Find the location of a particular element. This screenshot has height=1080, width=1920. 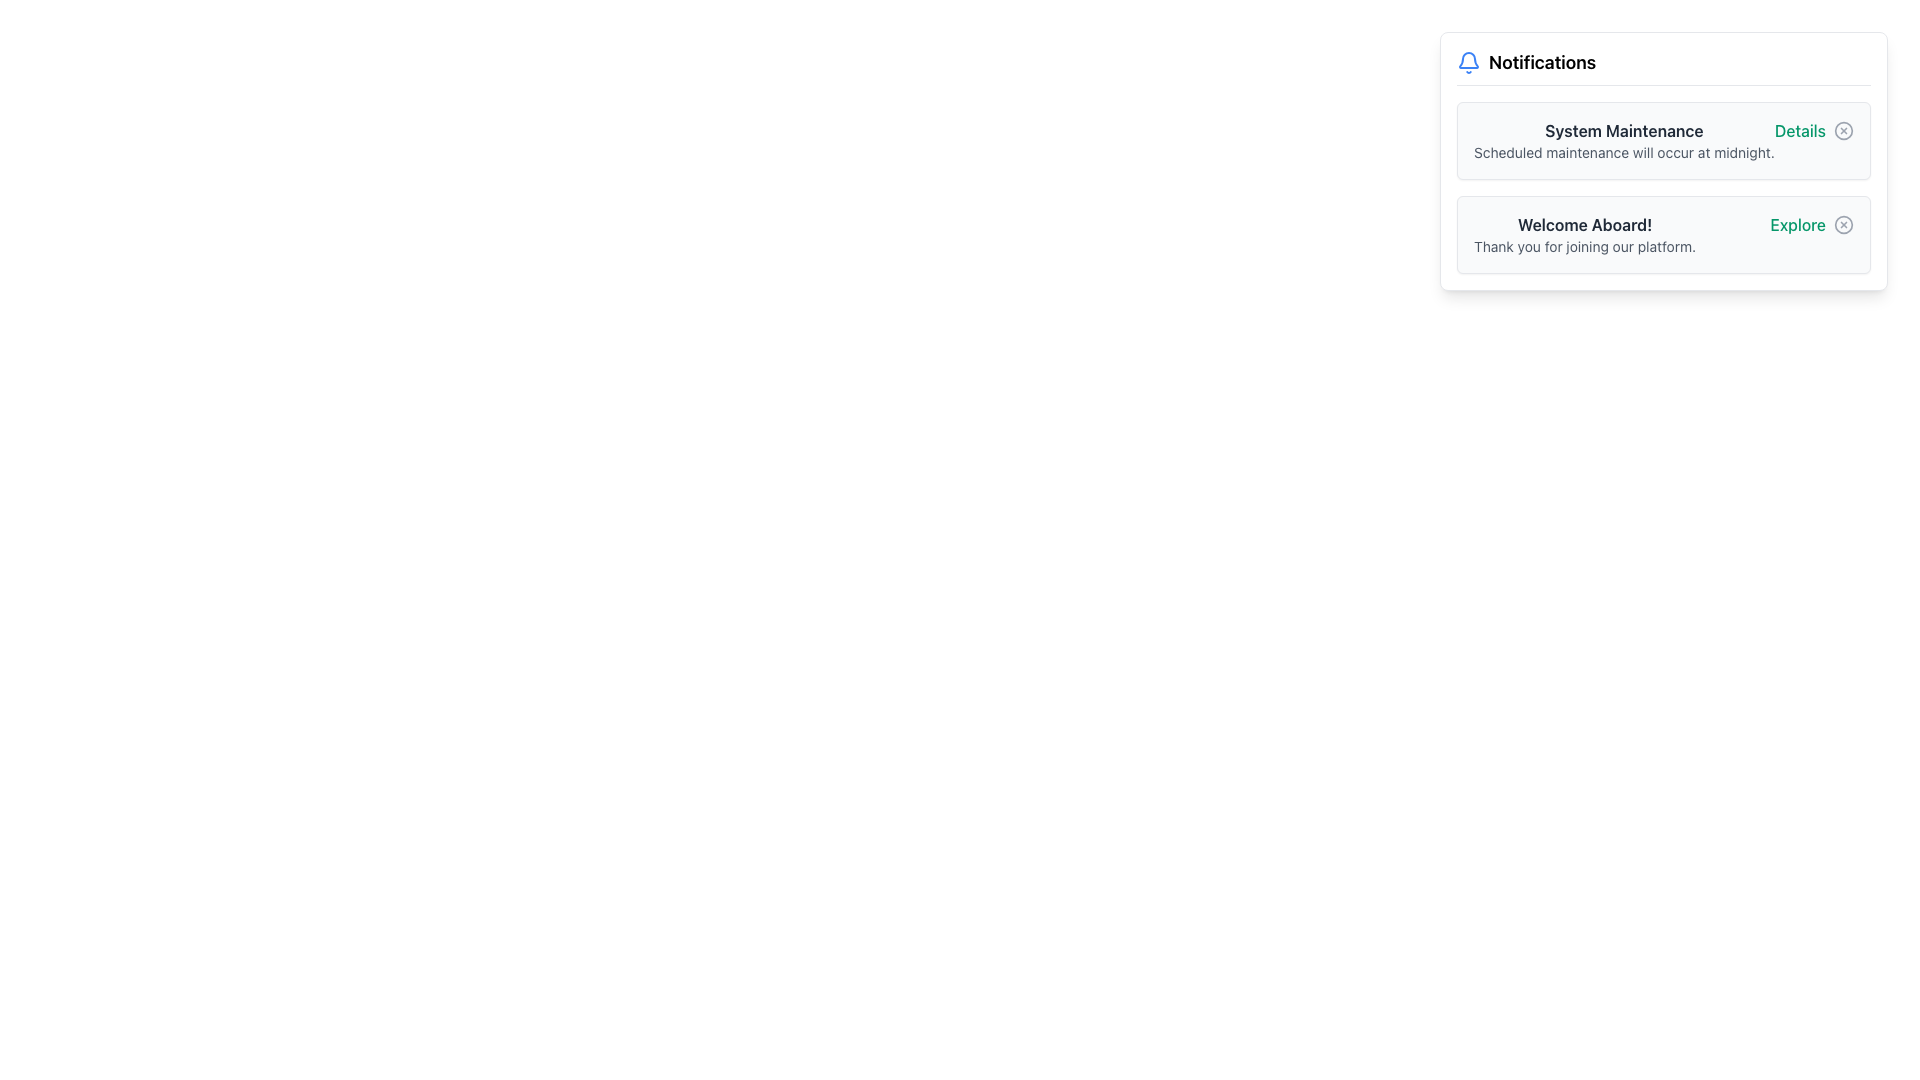

the navigational Text Label located in the bottom section of the notification panel, aligned to the right side, after the phrase 'Welcome Aboard!' is located at coordinates (1812, 224).